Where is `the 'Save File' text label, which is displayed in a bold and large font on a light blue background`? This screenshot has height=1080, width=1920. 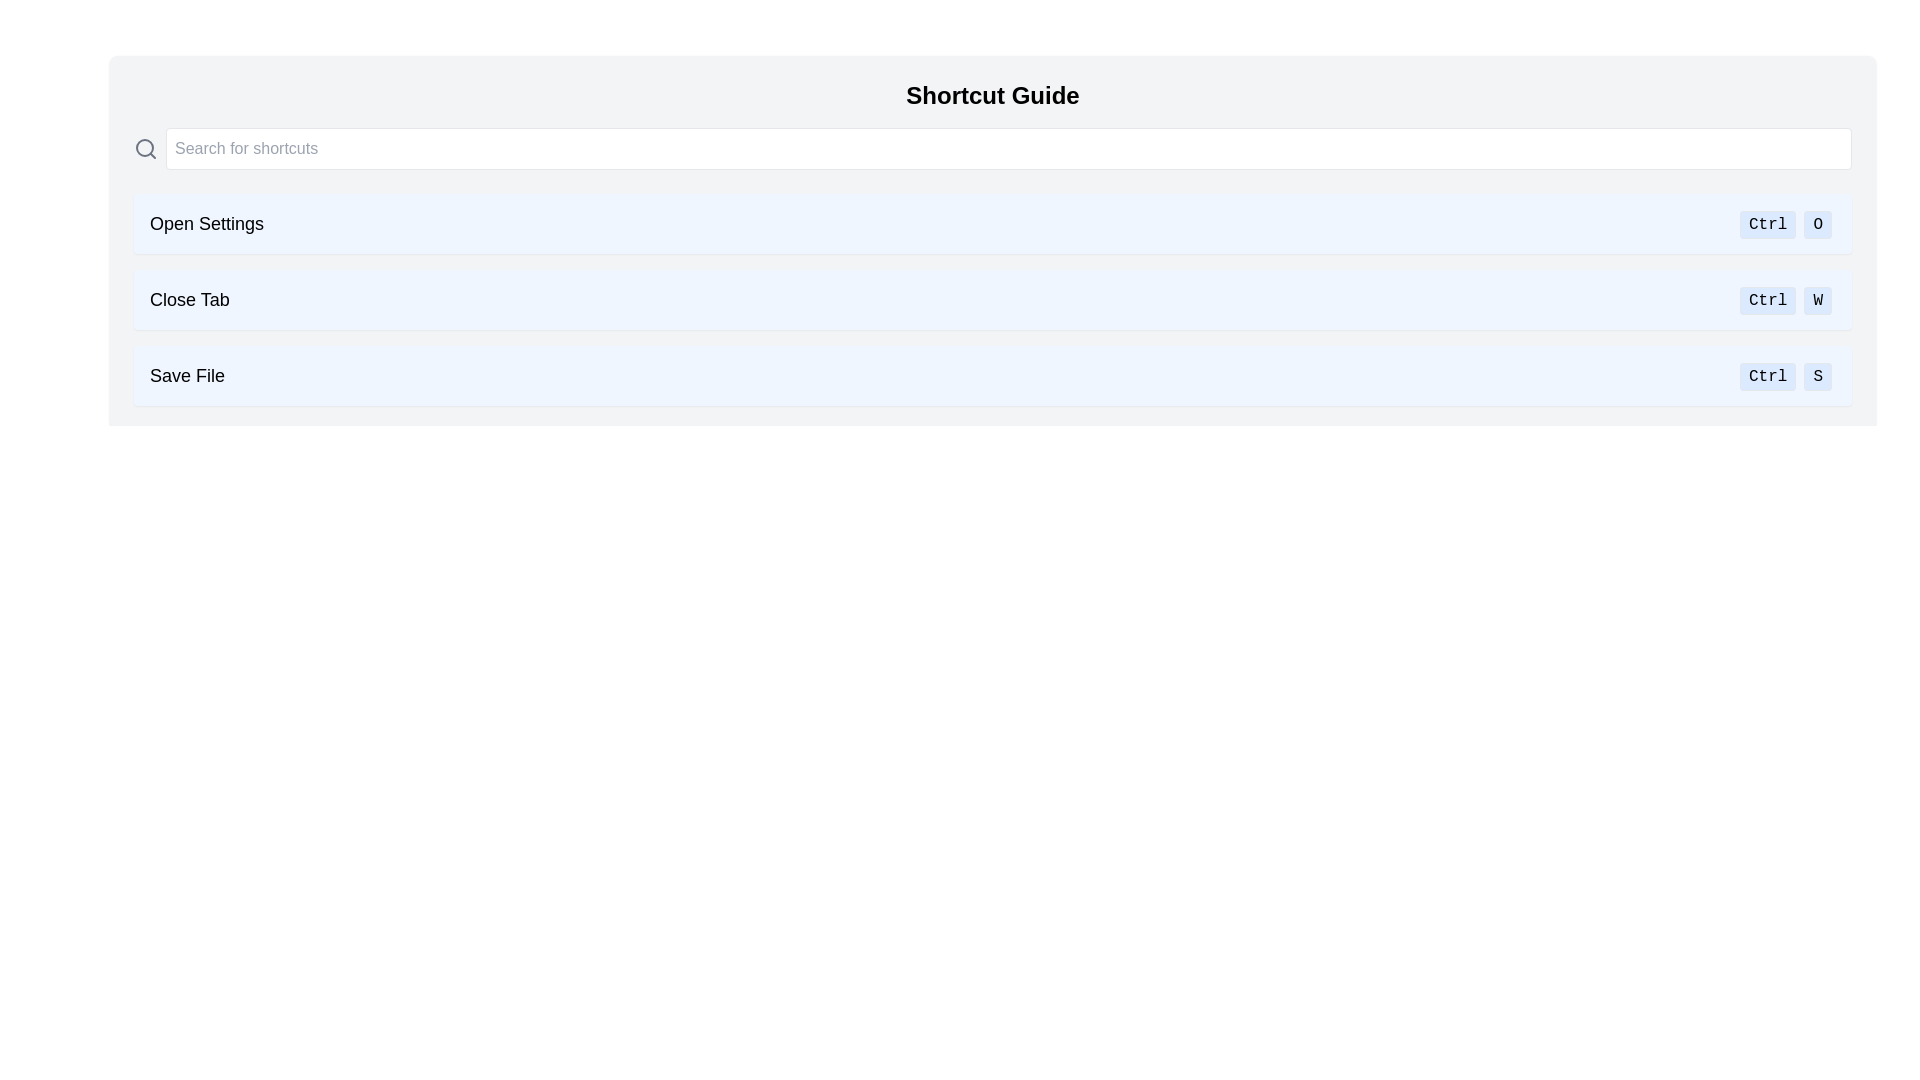 the 'Save File' text label, which is displayed in a bold and large font on a light blue background is located at coordinates (187, 375).